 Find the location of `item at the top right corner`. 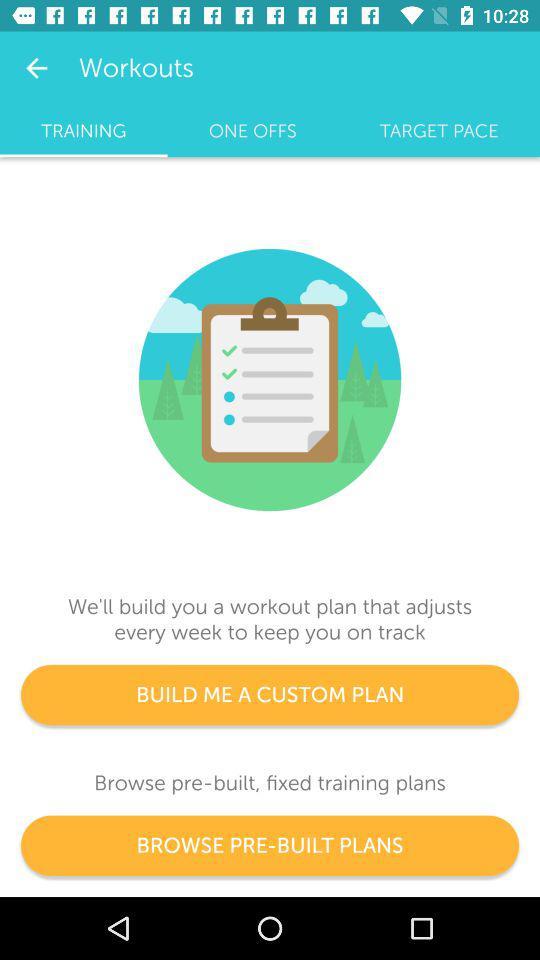

item at the top right corner is located at coordinates (438, 130).